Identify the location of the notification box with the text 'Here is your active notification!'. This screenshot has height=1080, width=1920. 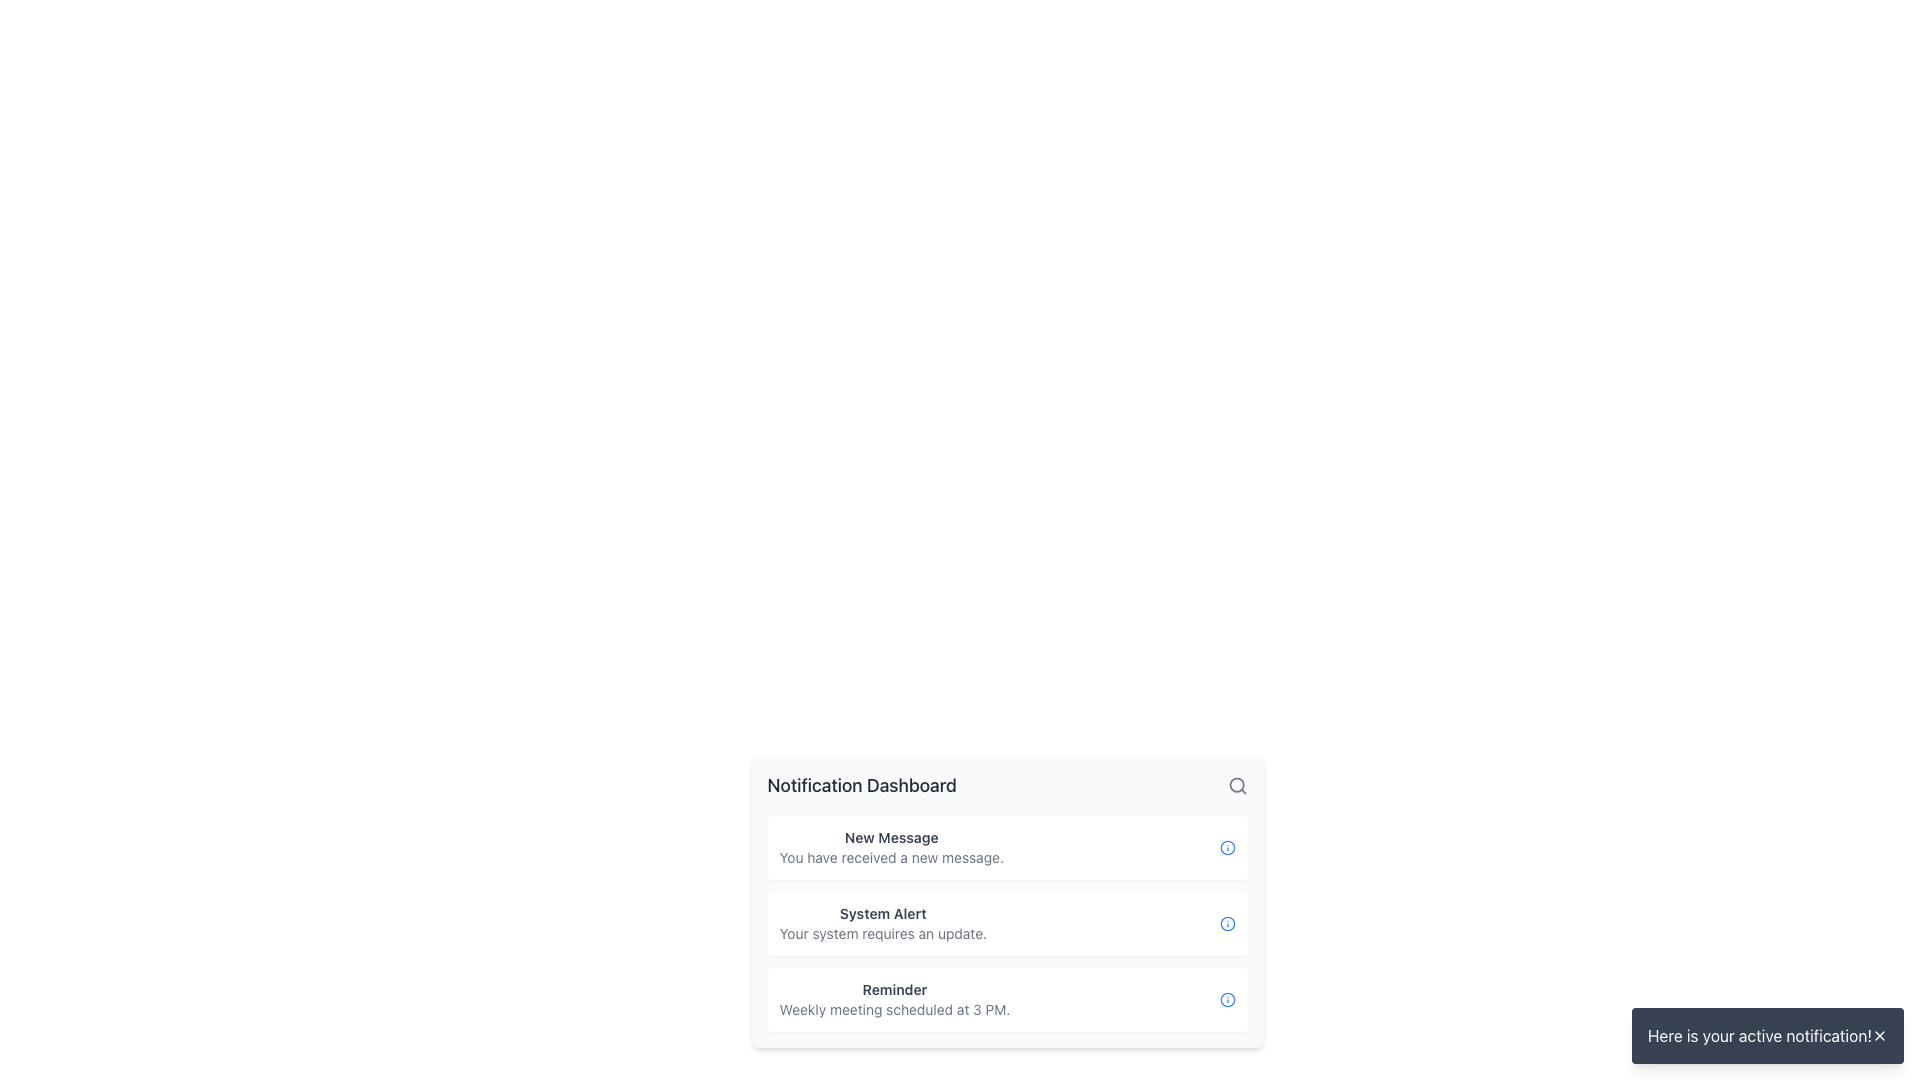
(1767, 1035).